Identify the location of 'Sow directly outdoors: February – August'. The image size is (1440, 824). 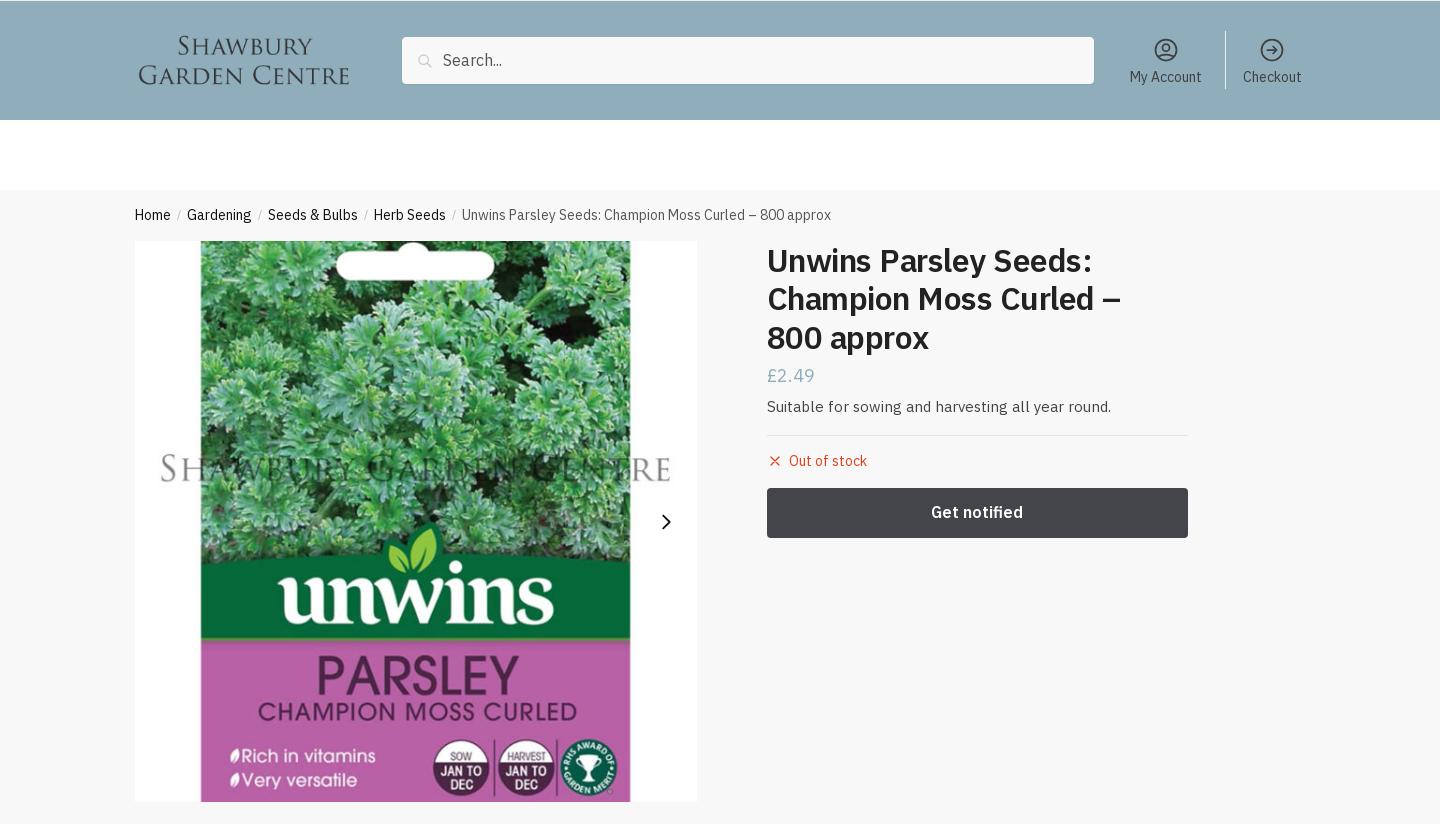
(463, 13).